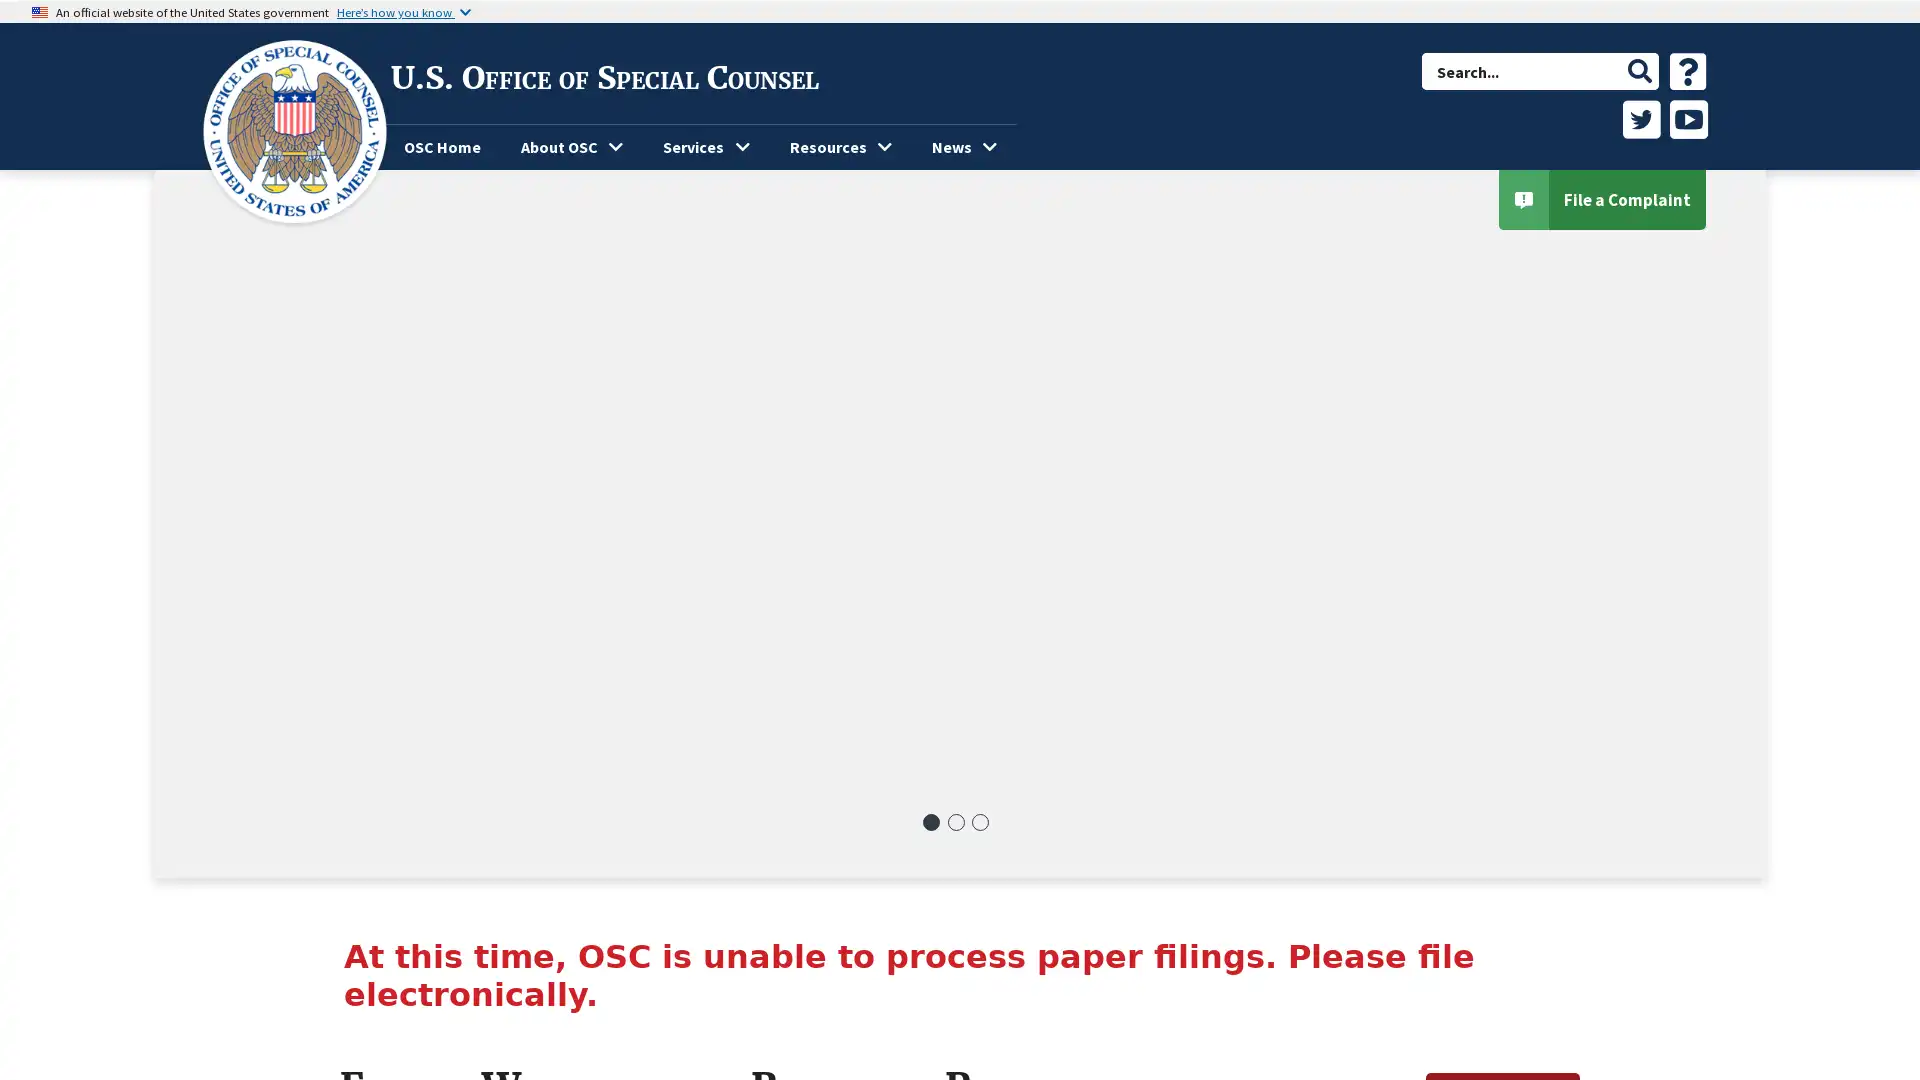  Describe the element at coordinates (840, 146) in the screenshot. I see `Resources` at that location.